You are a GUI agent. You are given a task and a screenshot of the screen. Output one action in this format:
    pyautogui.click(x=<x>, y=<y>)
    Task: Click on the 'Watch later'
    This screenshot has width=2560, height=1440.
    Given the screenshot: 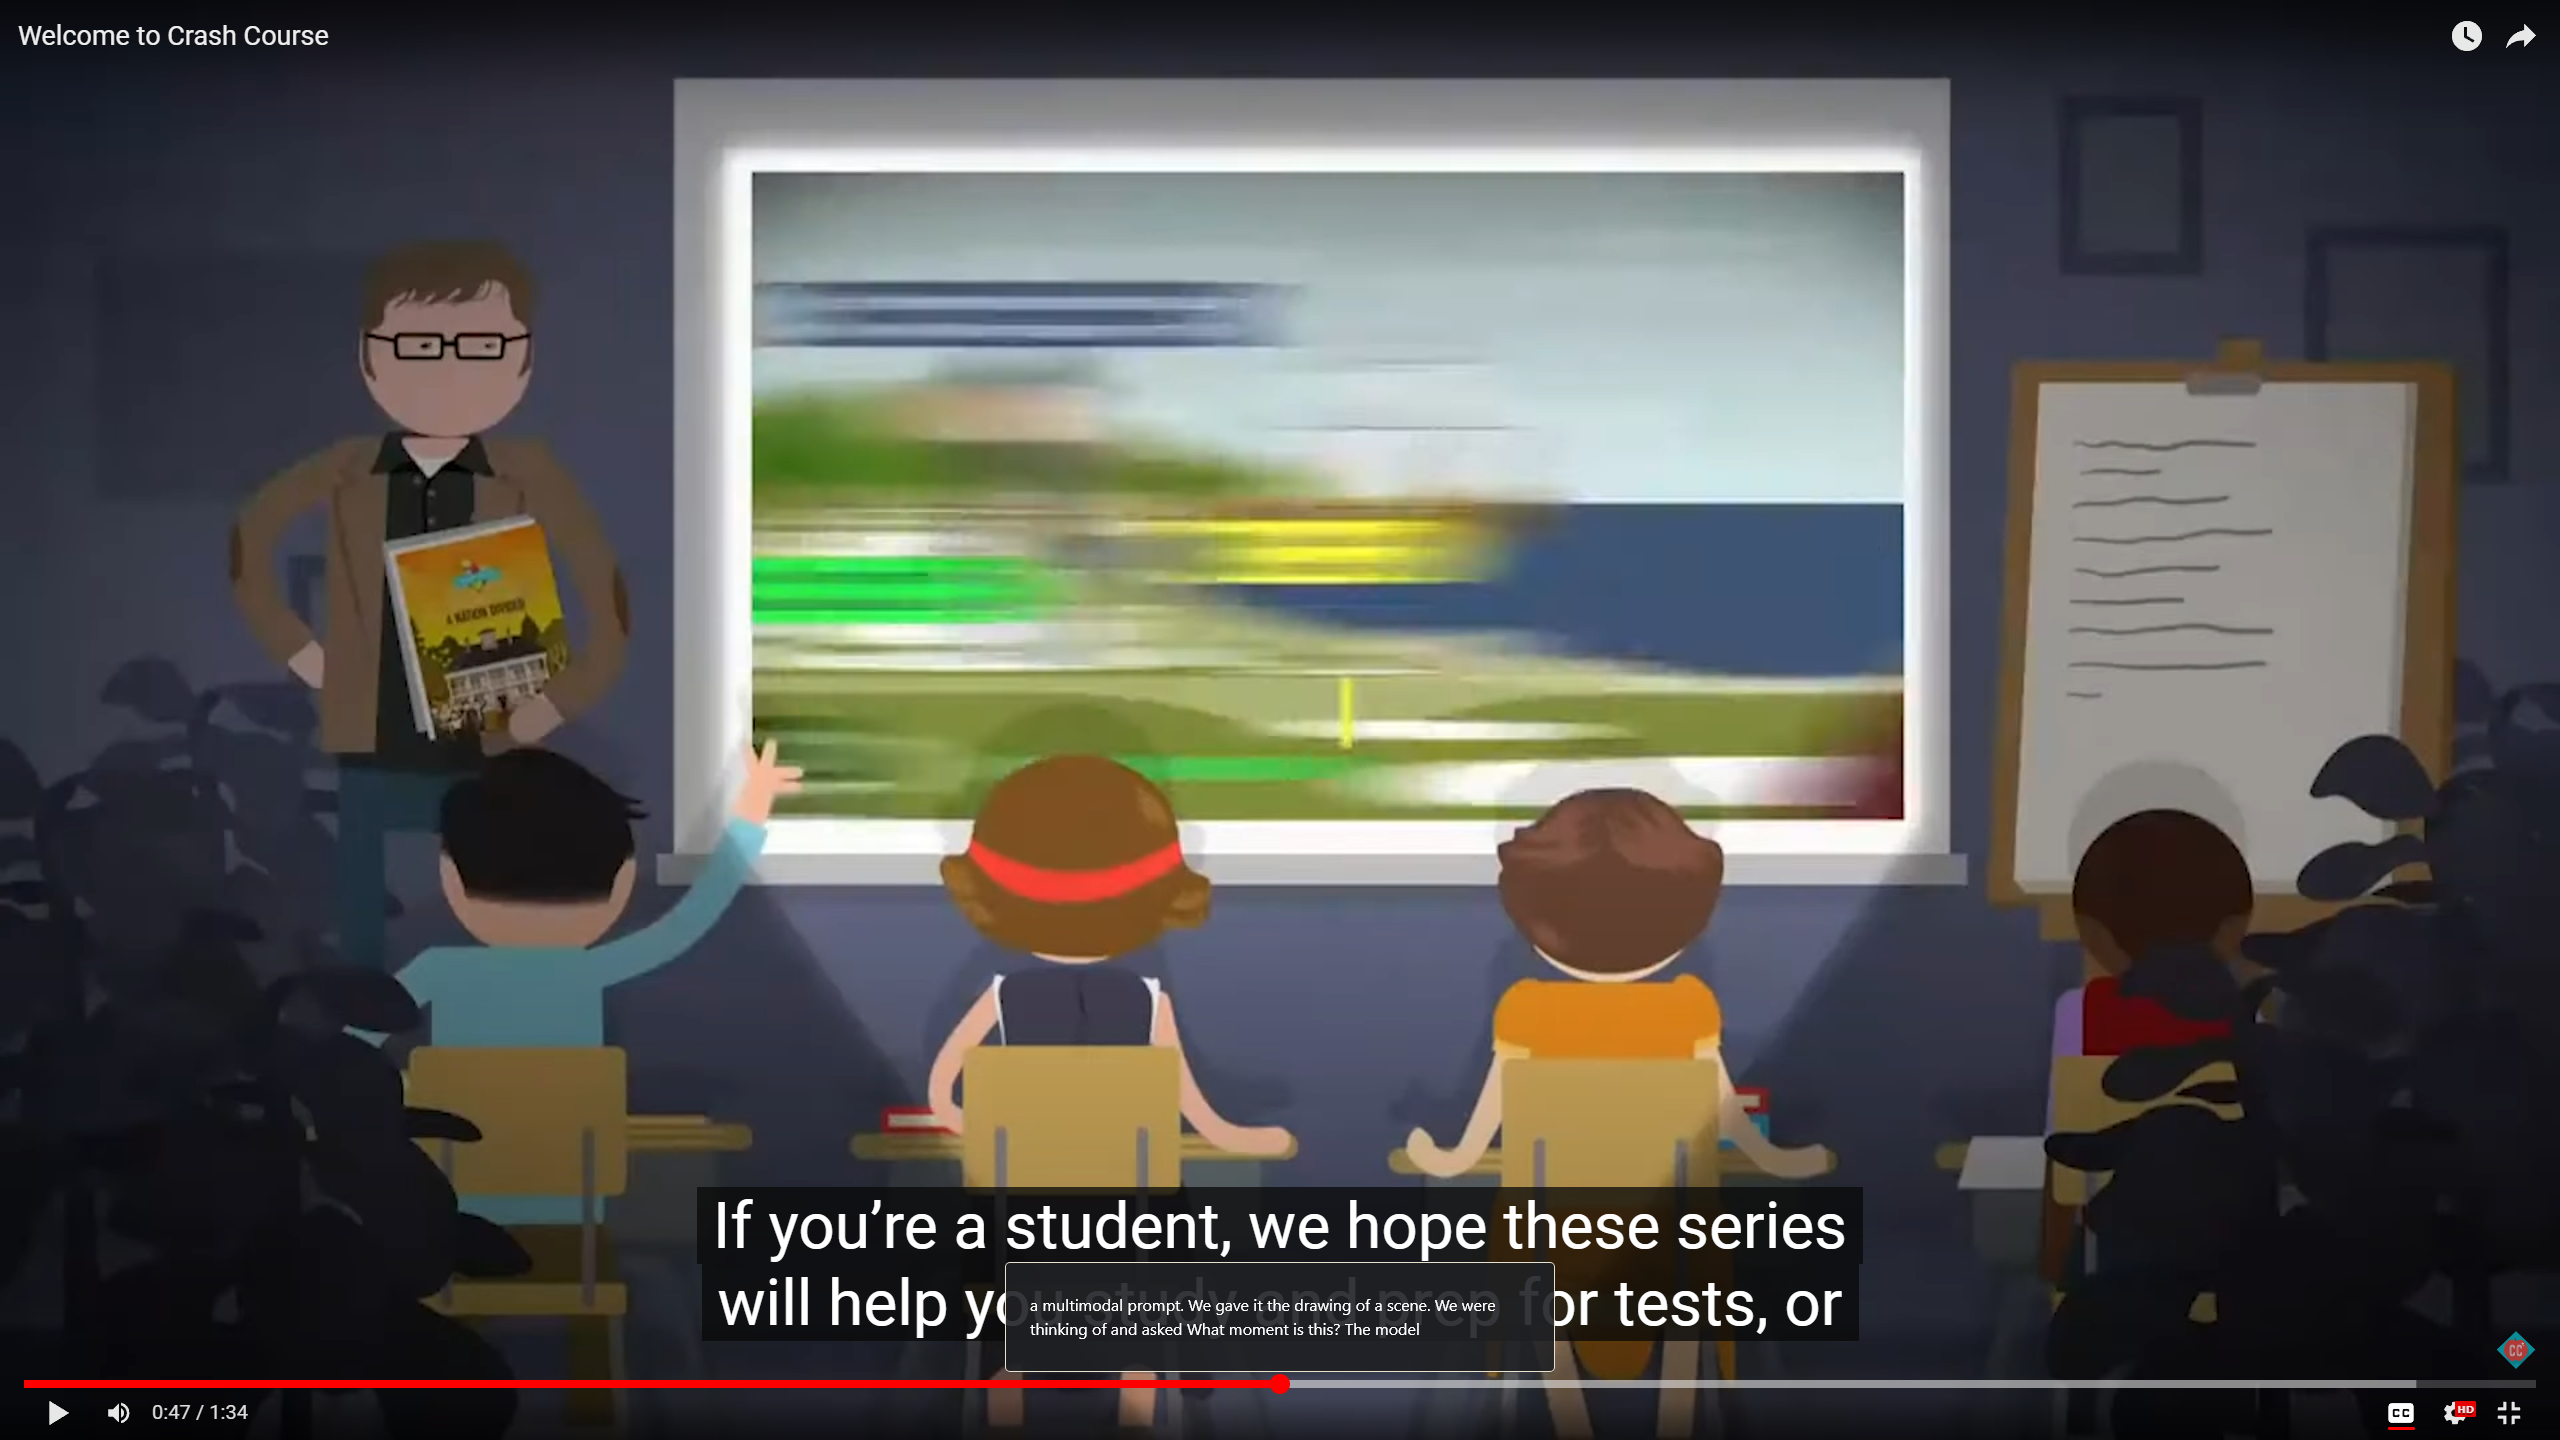 What is the action you would take?
    pyautogui.click(x=2466, y=30)
    